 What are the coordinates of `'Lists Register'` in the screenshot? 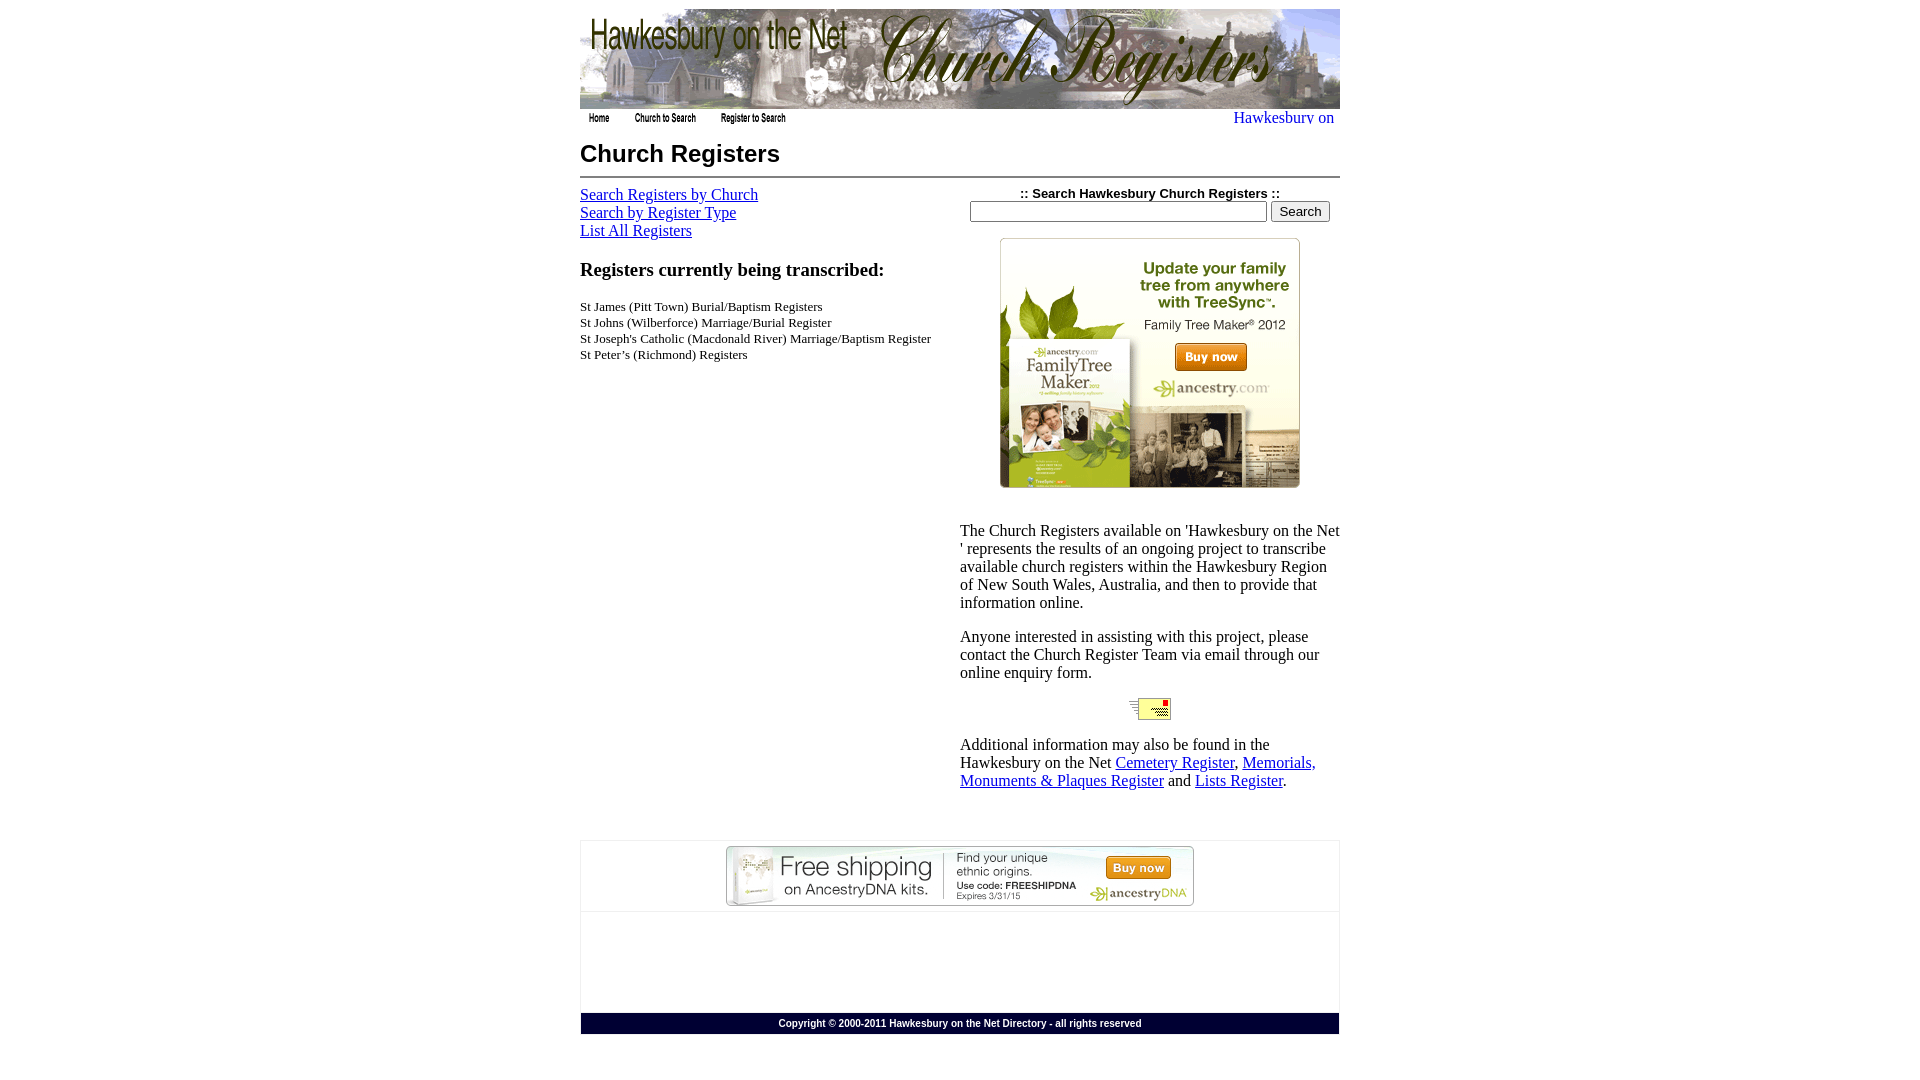 It's located at (1237, 779).